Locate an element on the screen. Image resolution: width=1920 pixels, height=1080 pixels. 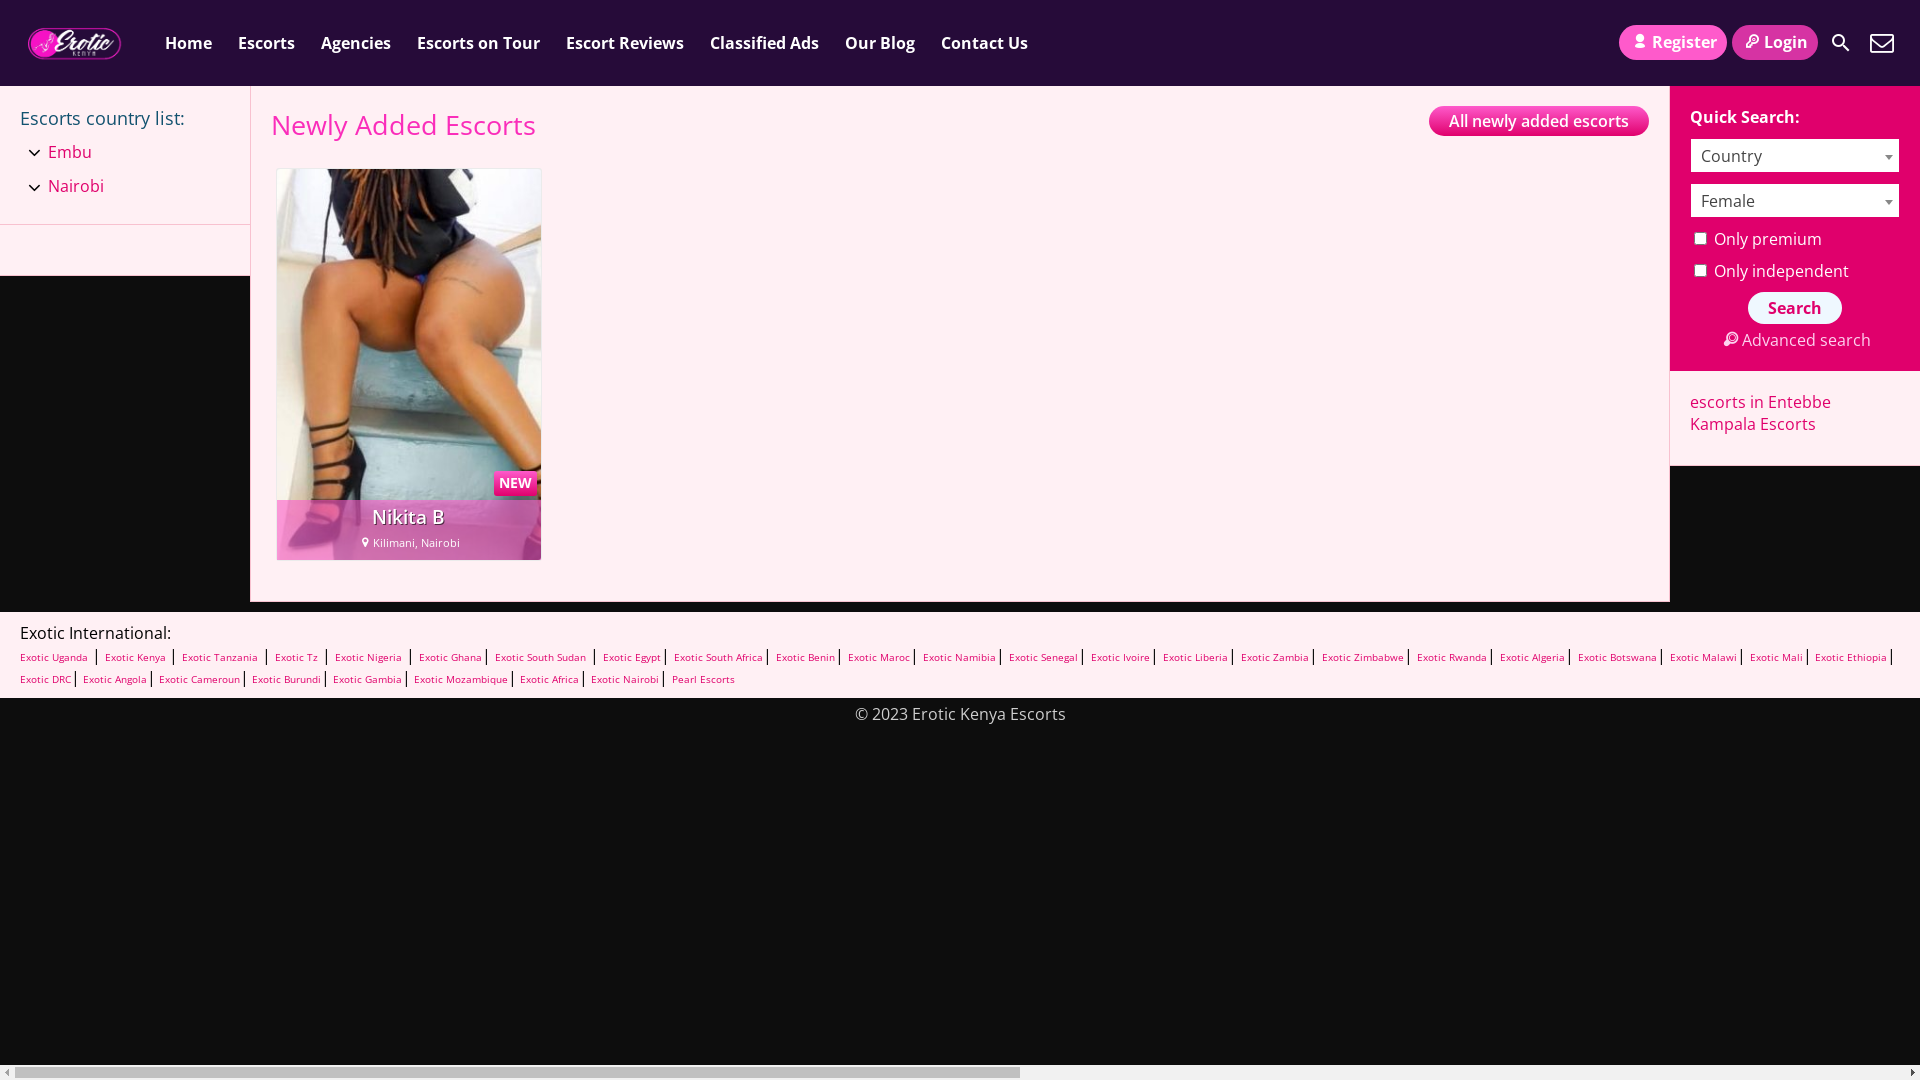
'Exotic Zimbabwe' is located at coordinates (1362, 656).